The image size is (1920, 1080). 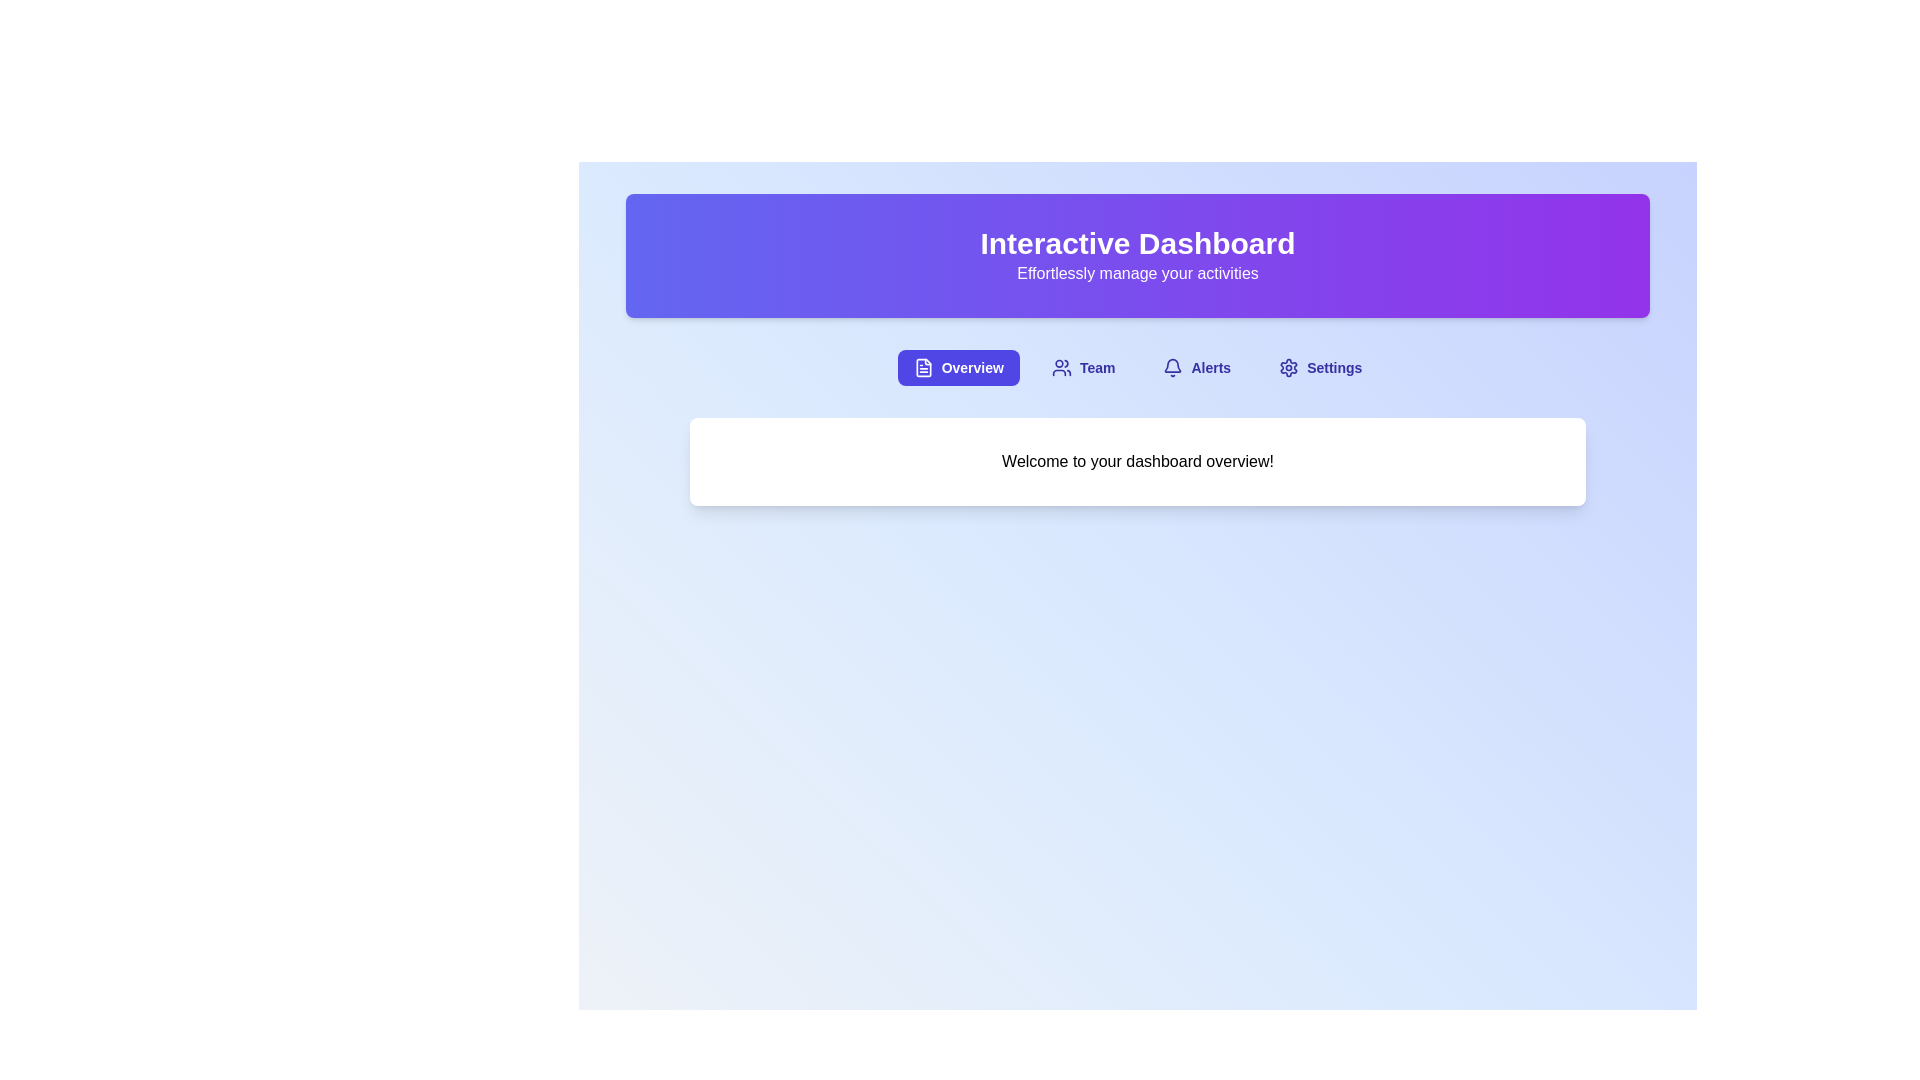 What do you see at coordinates (1137, 462) in the screenshot?
I see `the static text block that serves as a welcoming message or introductory card for the dashboard, located below the navigation buttons and centered in the upper-middle section of the main view` at bounding box center [1137, 462].